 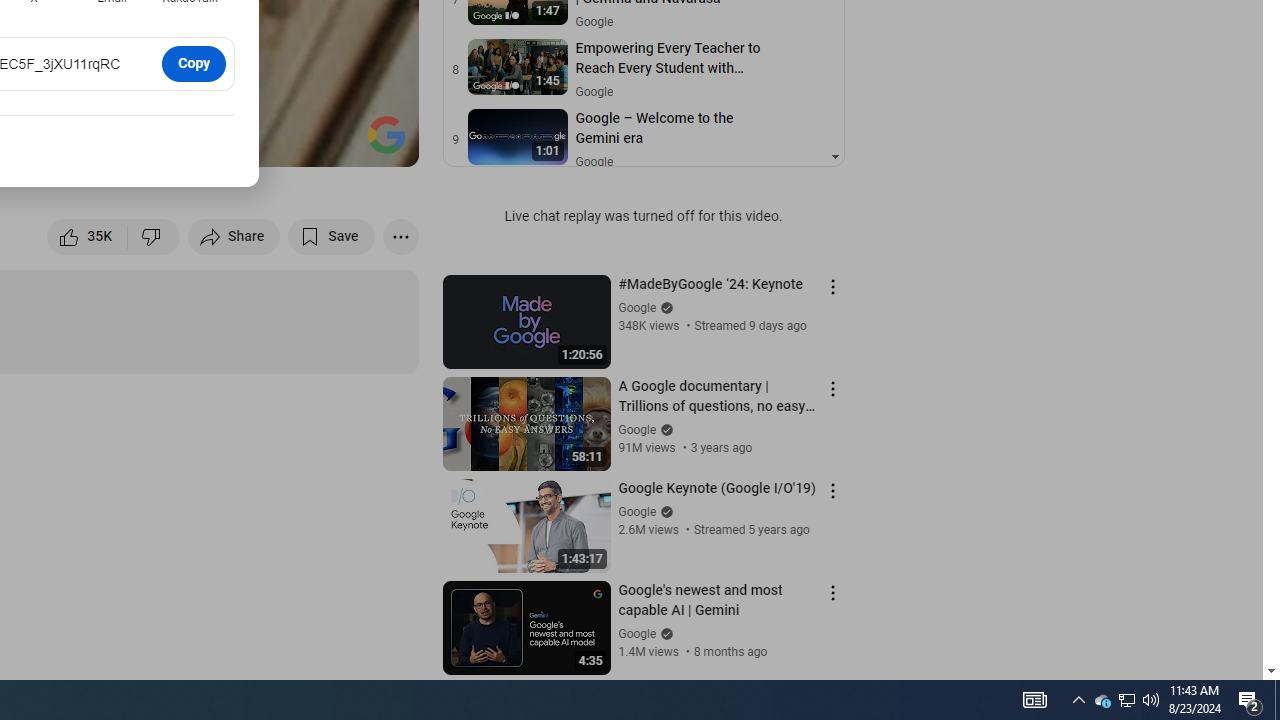 What do you see at coordinates (400, 235) in the screenshot?
I see `'More actions'` at bounding box center [400, 235].